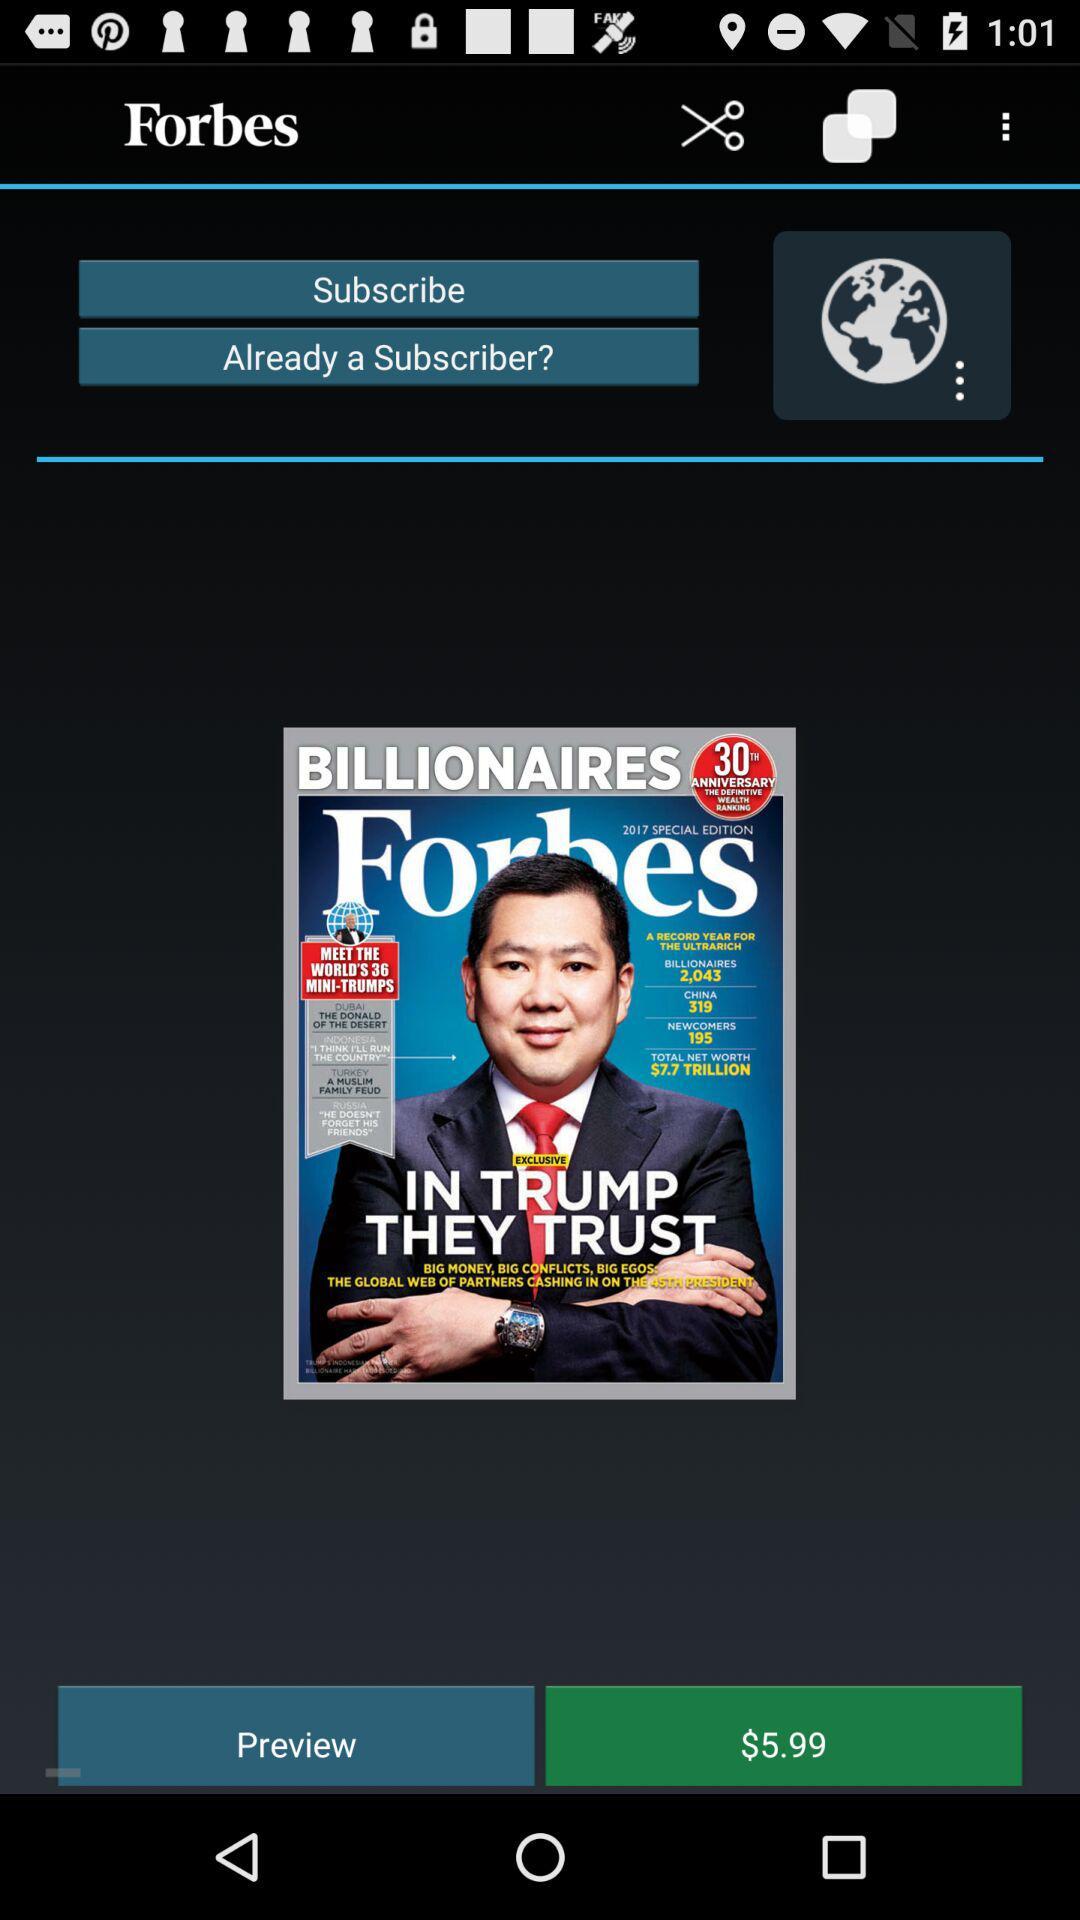 The image size is (1080, 1920). Describe the element at coordinates (711, 124) in the screenshot. I see `cut` at that location.